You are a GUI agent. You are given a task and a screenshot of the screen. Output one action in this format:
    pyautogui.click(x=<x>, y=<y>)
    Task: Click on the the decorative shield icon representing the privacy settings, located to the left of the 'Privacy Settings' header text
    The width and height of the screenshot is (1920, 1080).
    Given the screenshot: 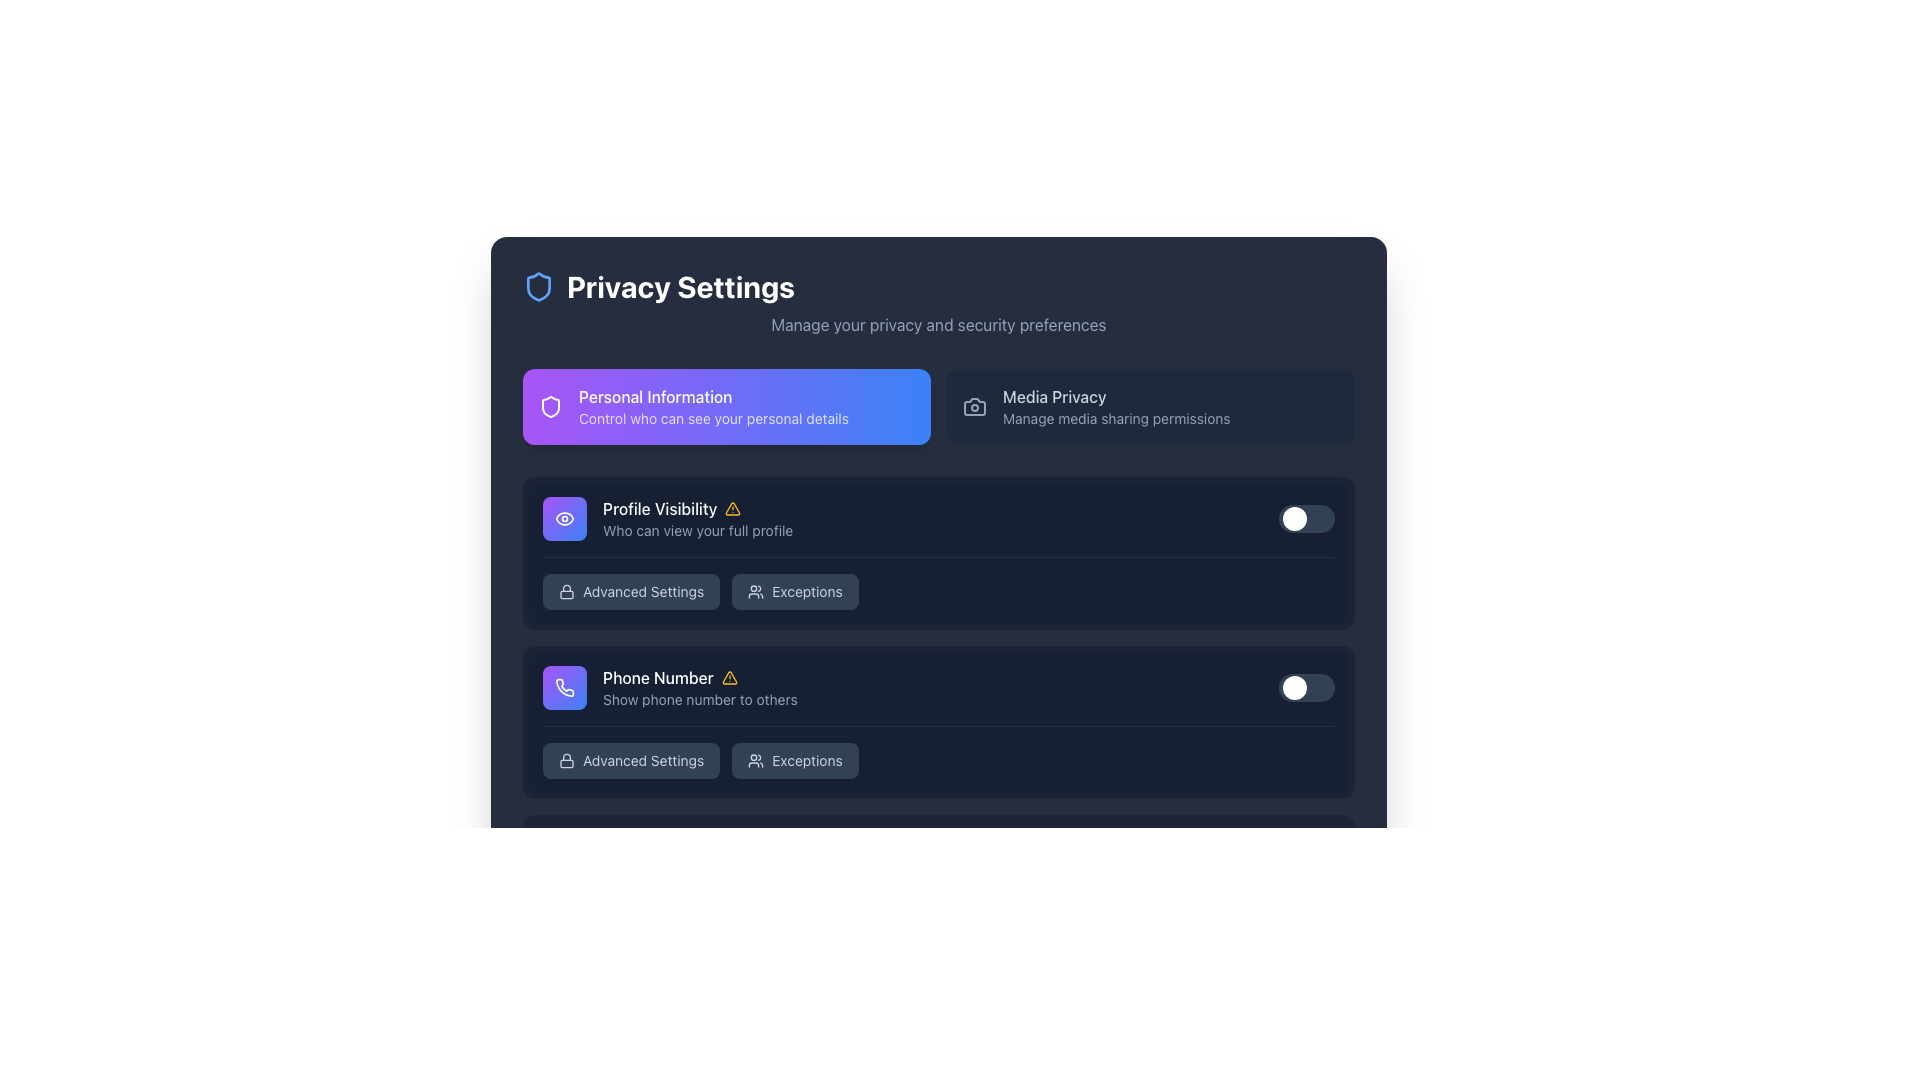 What is the action you would take?
    pyautogui.click(x=538, y=286)
    